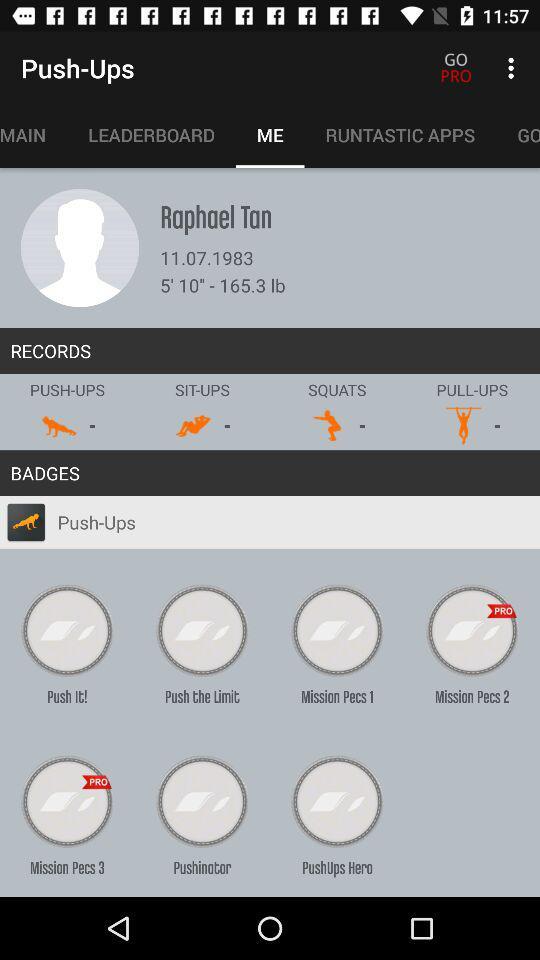 This screenshot has width=540, height=960. What do you see at coordinates (400, 134) in the screenshot?
I see `runtastic apps` at bounding box center [400, 134].